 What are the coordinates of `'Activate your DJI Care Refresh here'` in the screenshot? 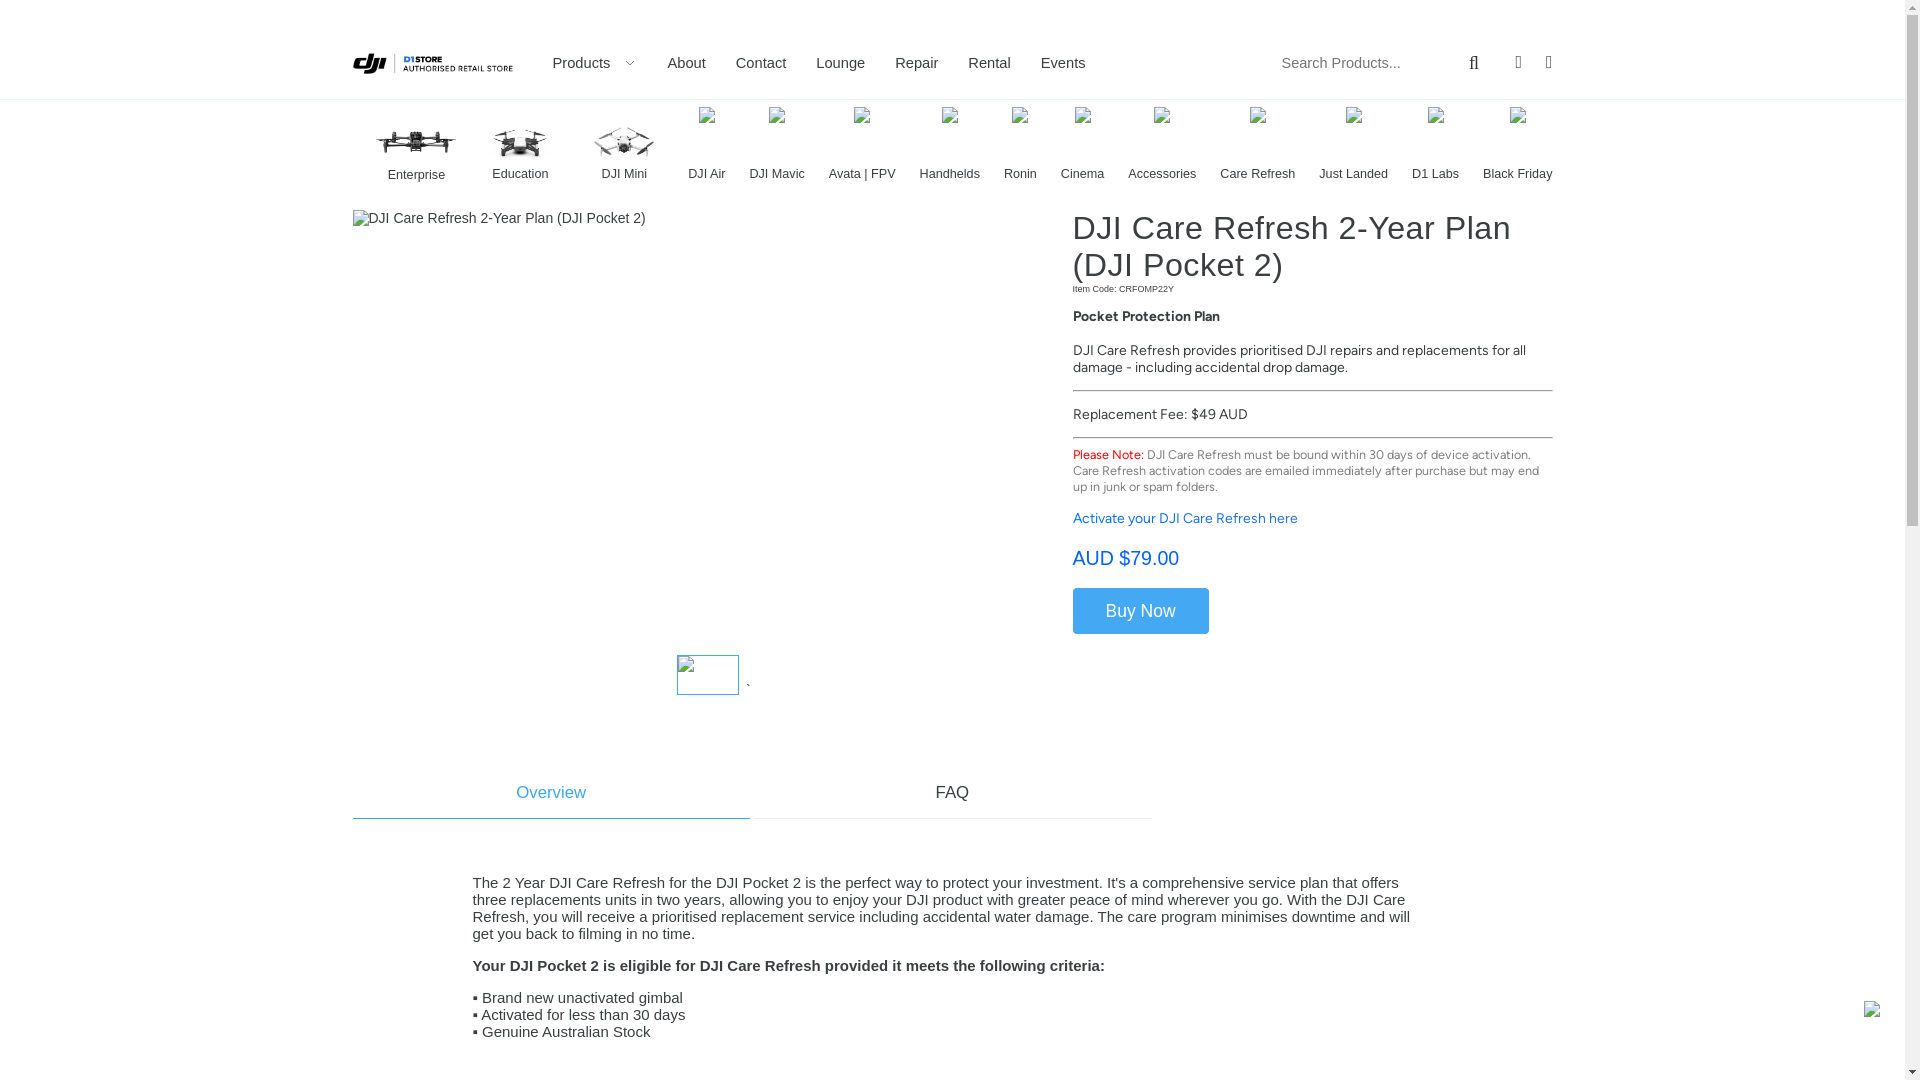 It's located at (1184, 517).